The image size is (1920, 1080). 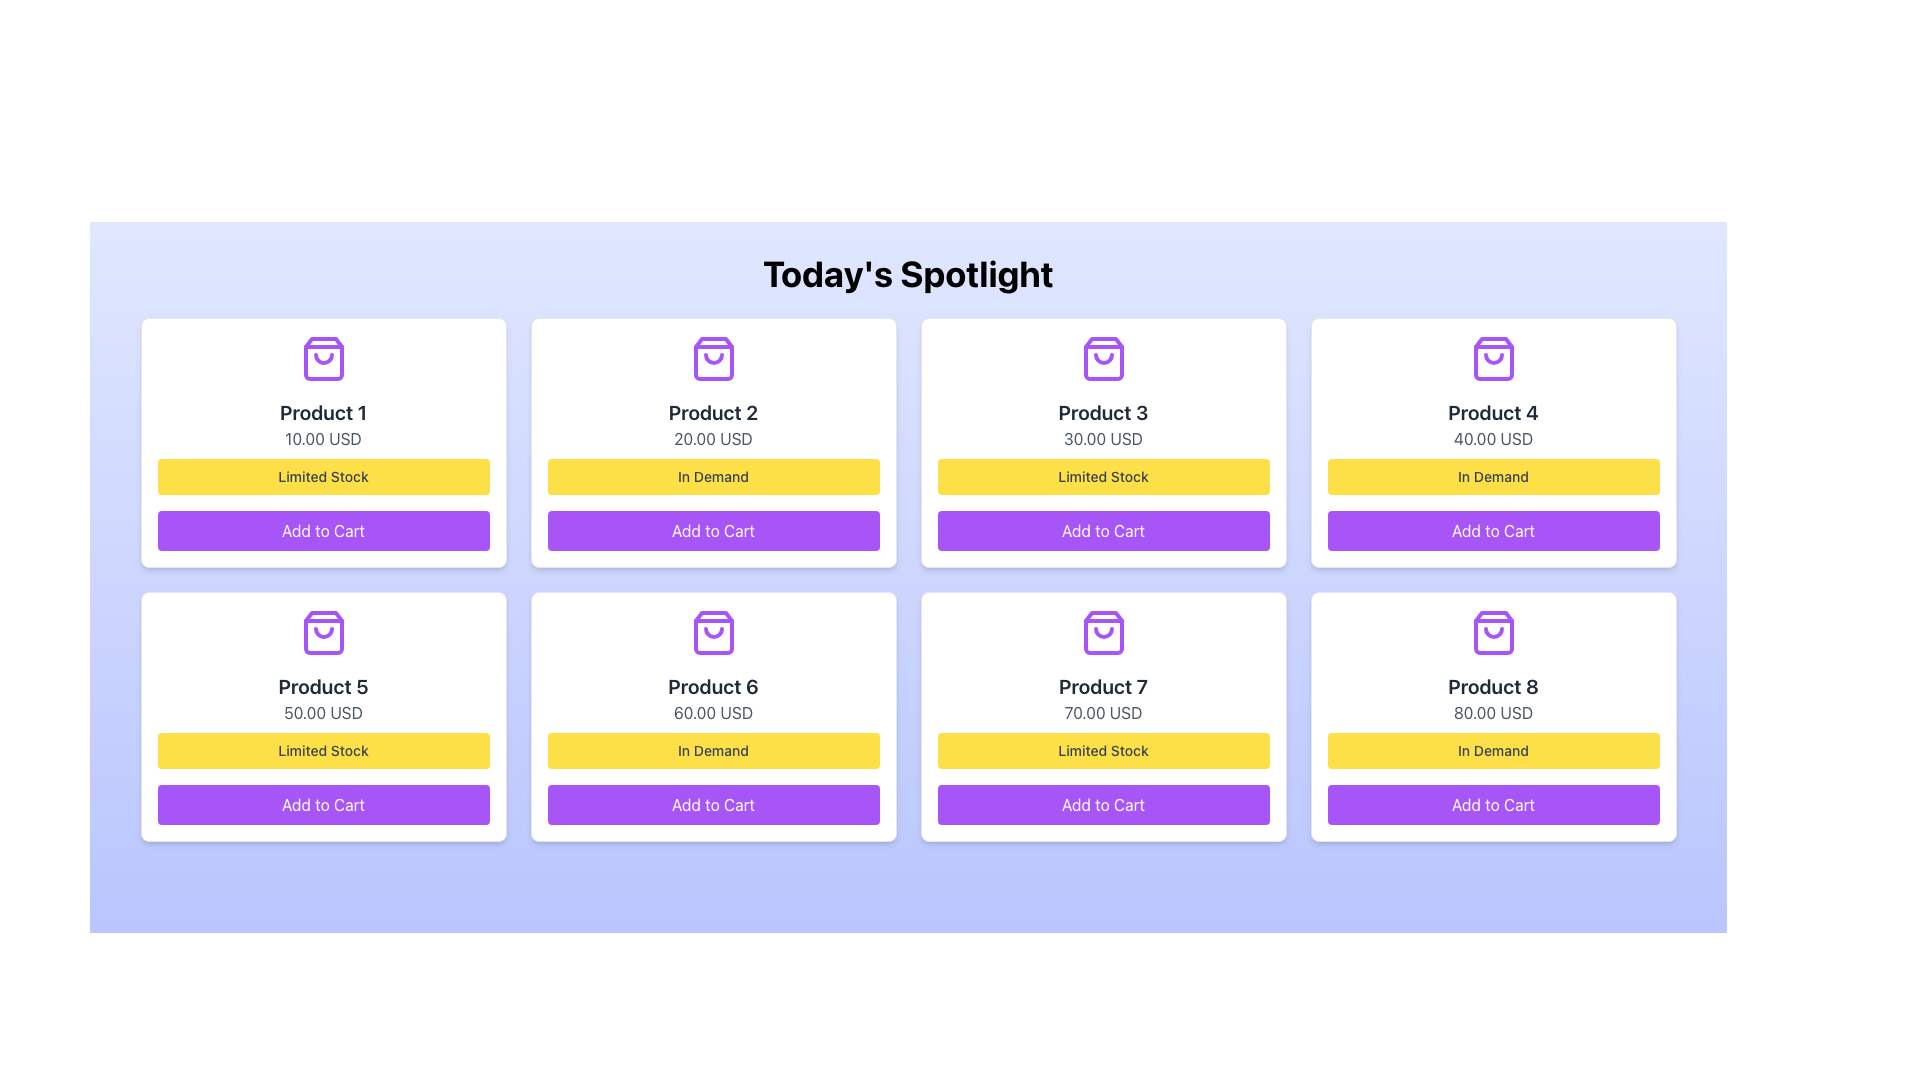 What do you see at coordinates (713, 751) in the screenshot?
I see `the 'In Demand' status banner located on the product card for 'Product 6' in the second row and second column of the grid` at bounding box center [713, 751].